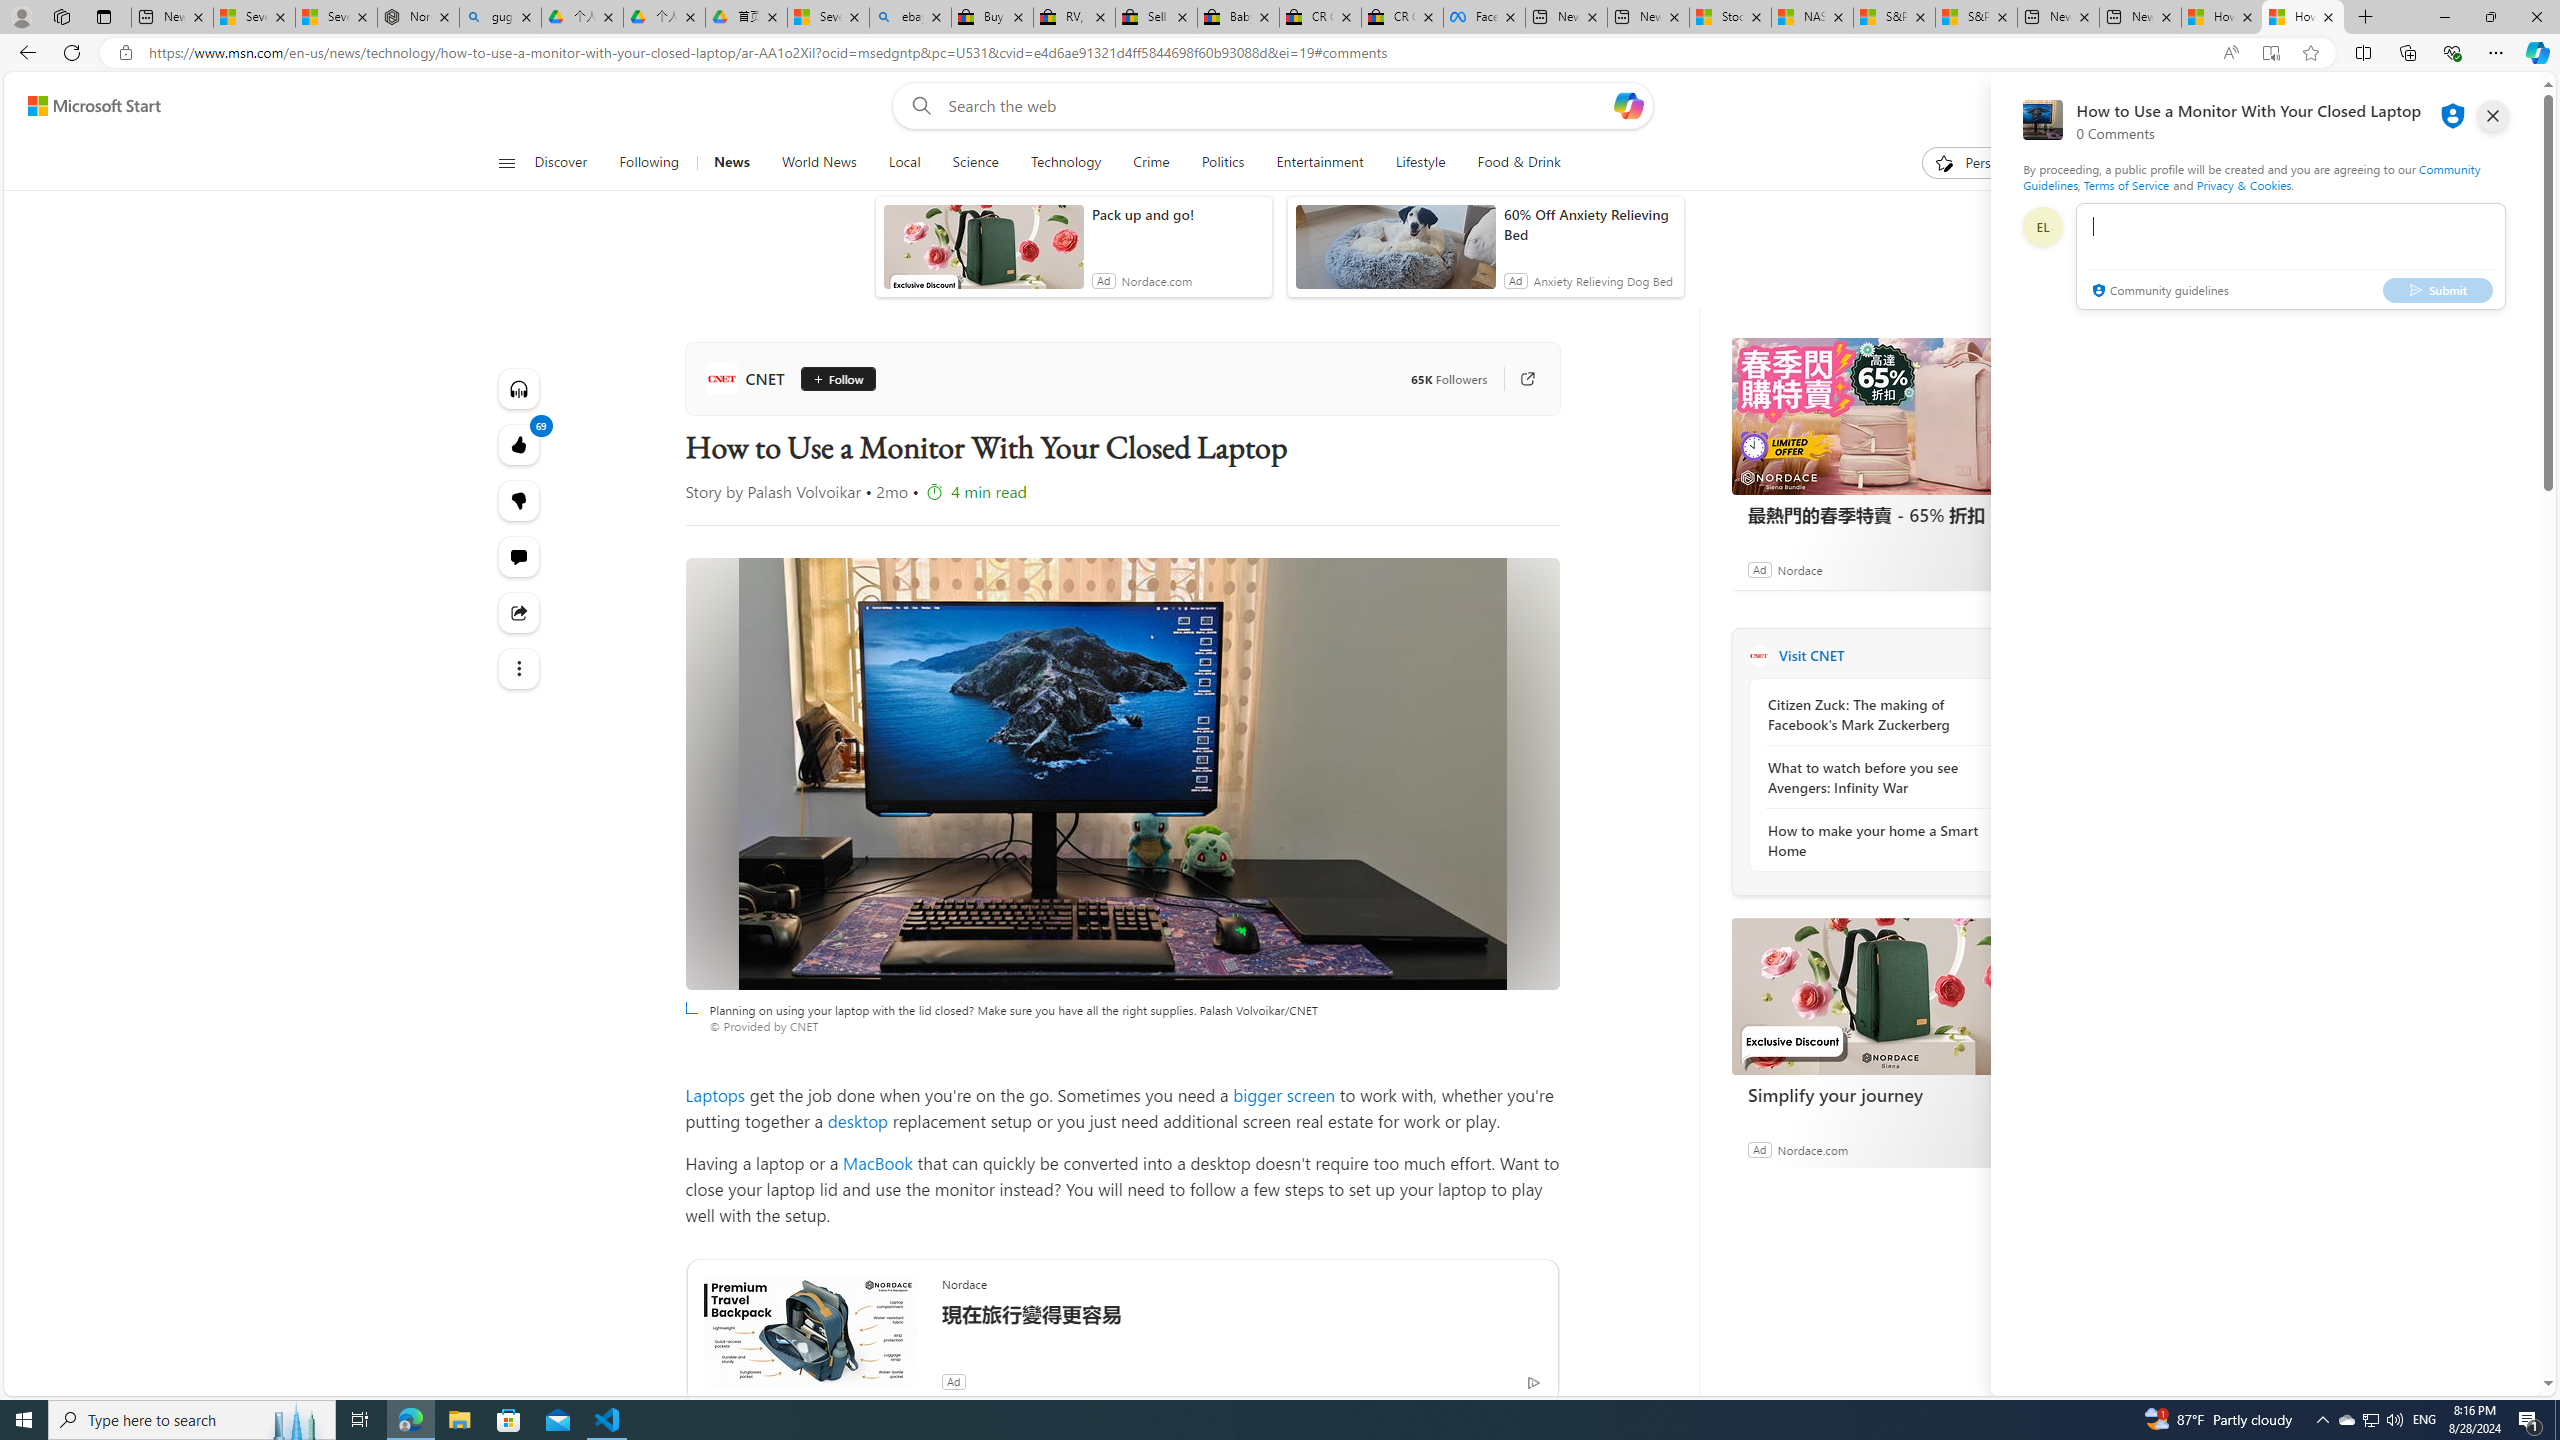  Describe the element at coordinates (1222, 162) in the screenshot. I see `'Politics'` at that location.